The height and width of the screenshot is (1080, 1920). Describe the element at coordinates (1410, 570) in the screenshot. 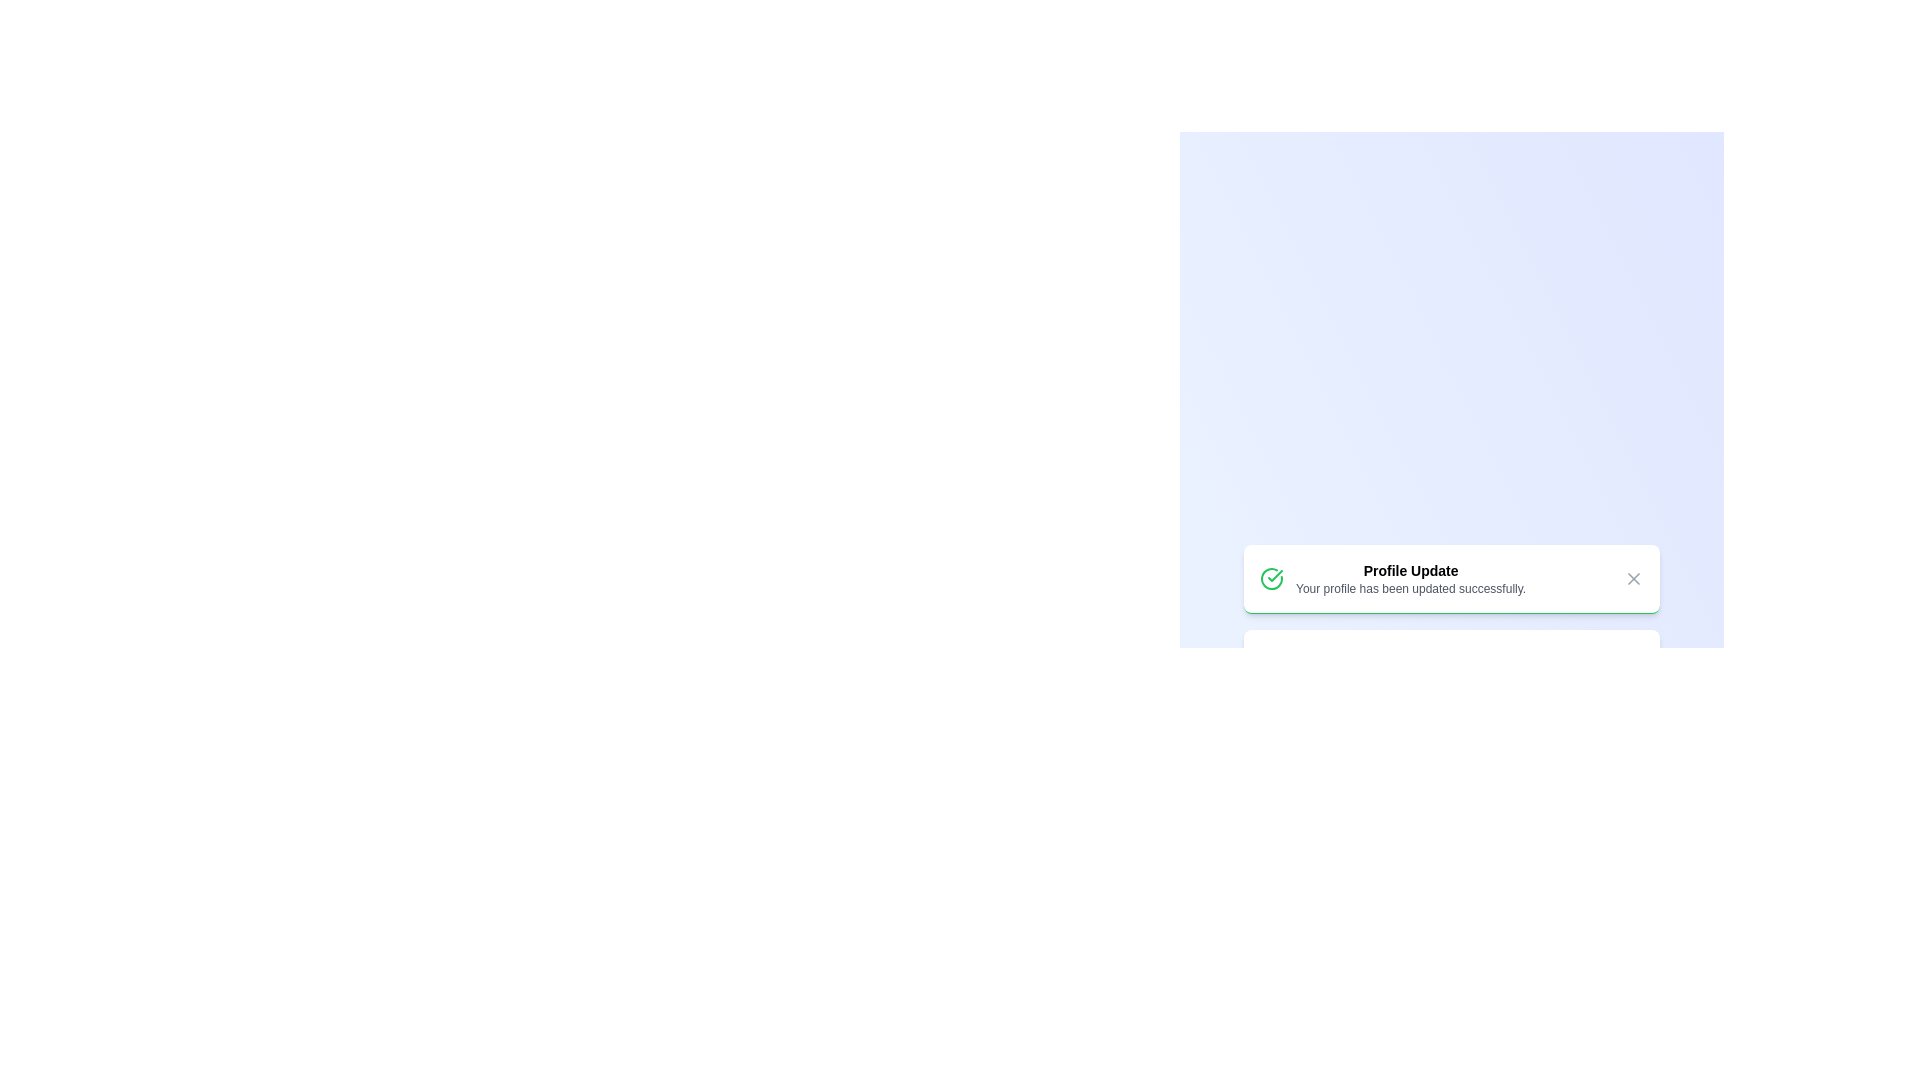

I see `text label saying 'Profile Update', which is styled in bold and located at the top of the notification window` at that location.